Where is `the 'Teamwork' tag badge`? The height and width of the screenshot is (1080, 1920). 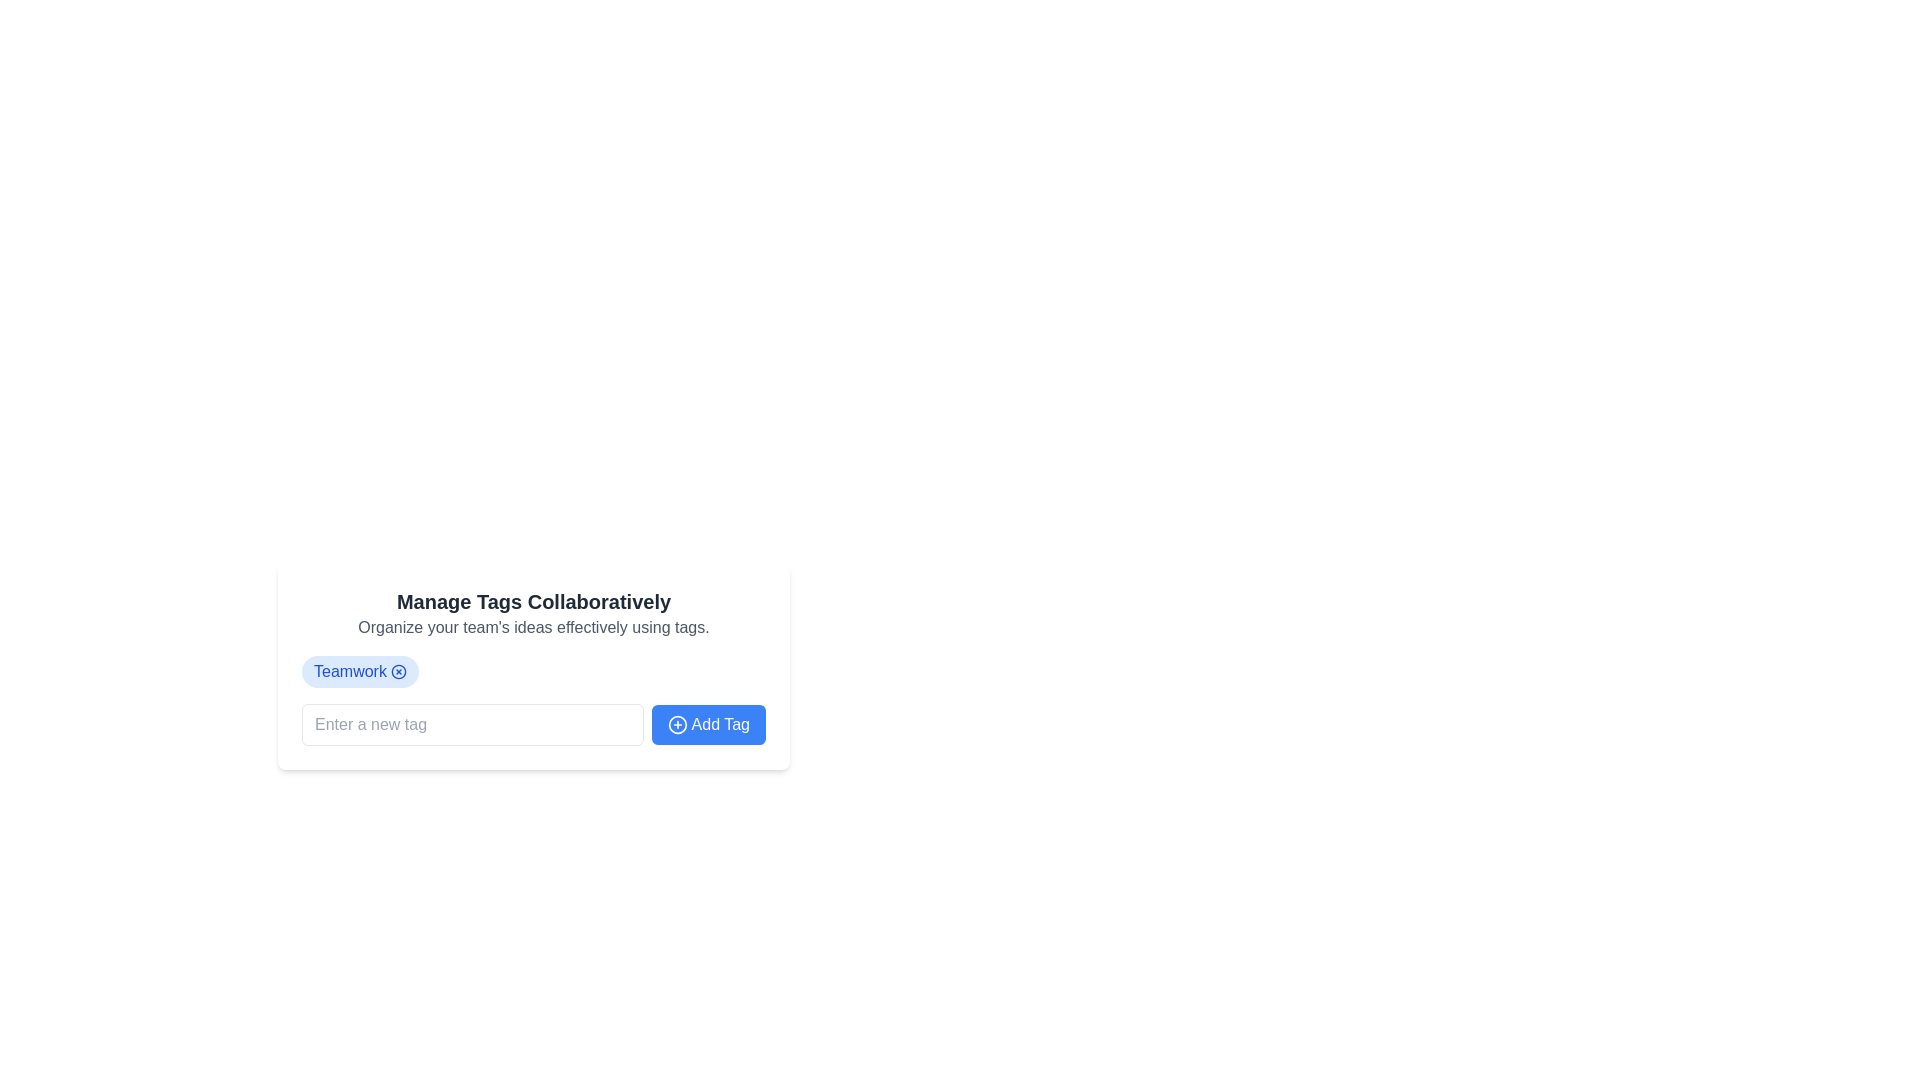 the 'Teamwork' tag badge is located at coordinates (360, 671).